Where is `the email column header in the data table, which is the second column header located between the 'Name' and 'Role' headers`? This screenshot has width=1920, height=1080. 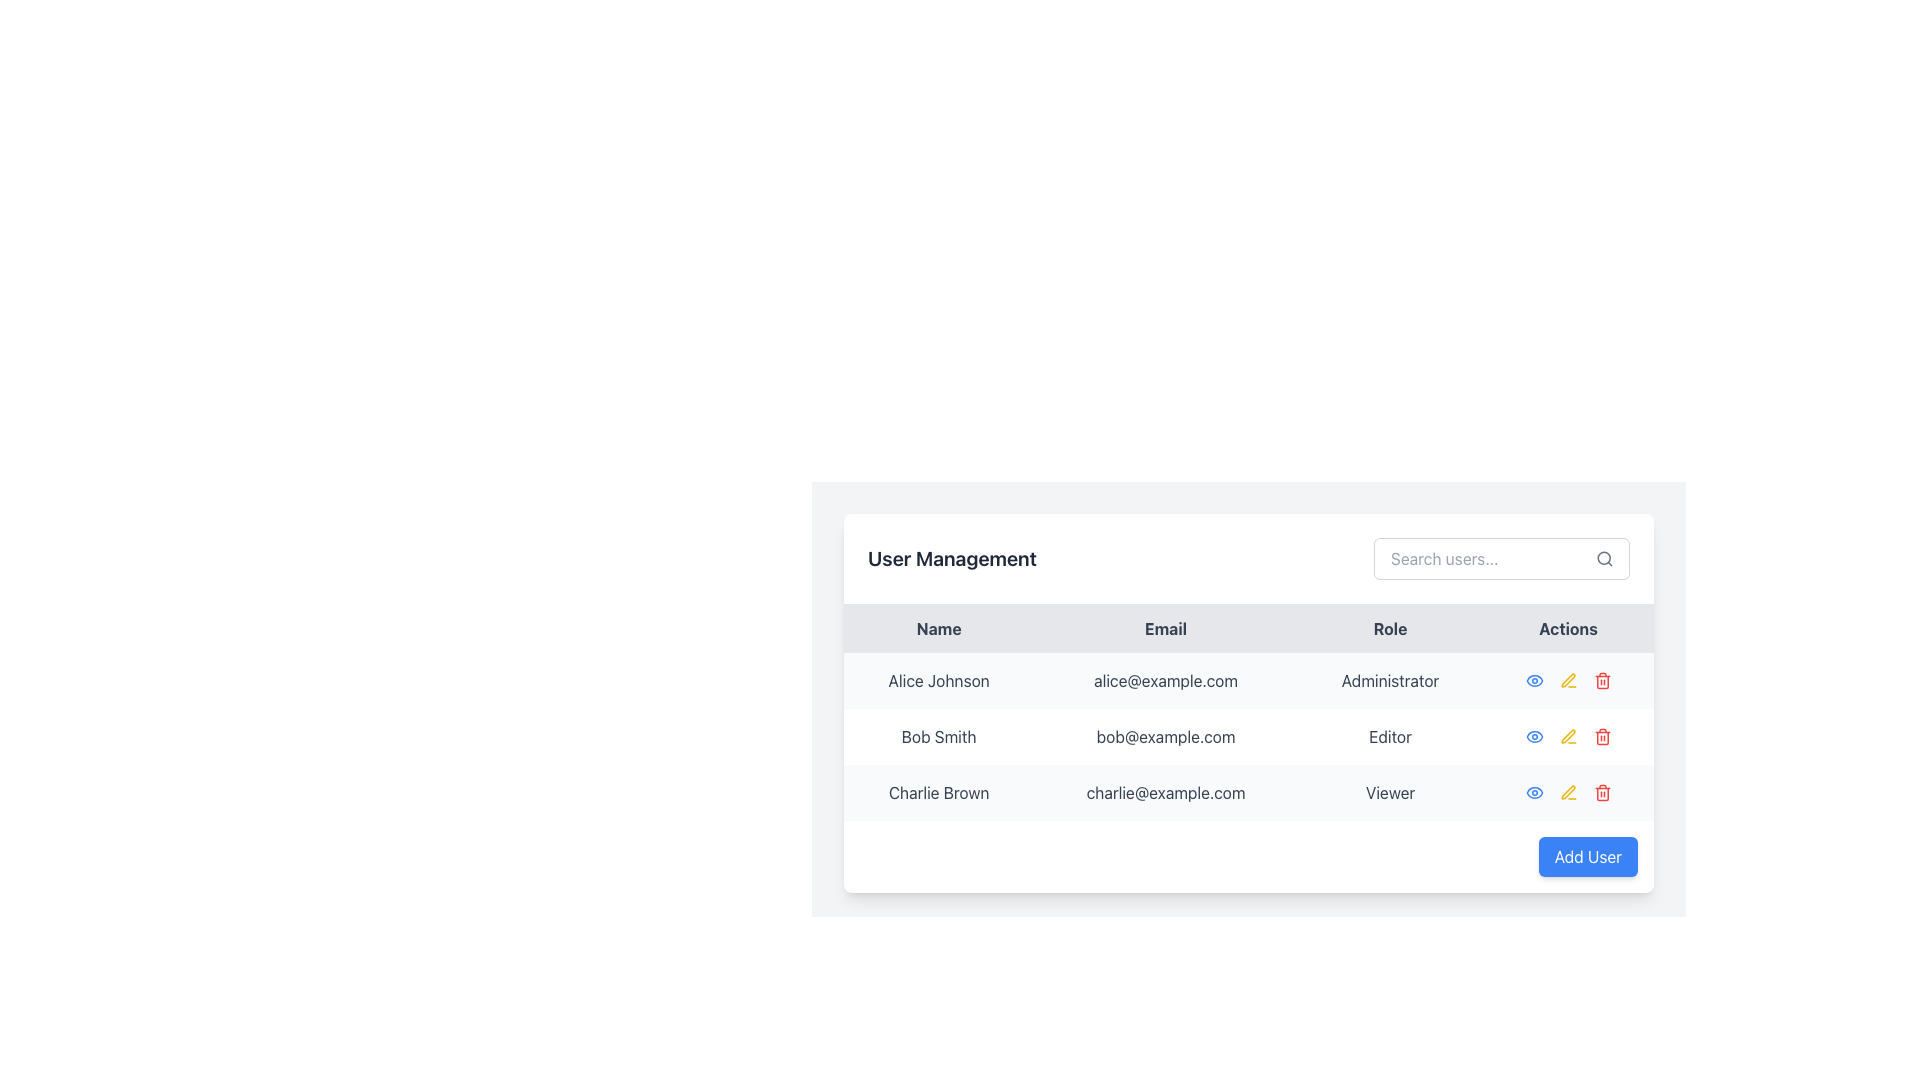
the email column header in the data table, which is the second column header located between the 'Name' and 'Role' headers is located at coordinates (1166, 627).